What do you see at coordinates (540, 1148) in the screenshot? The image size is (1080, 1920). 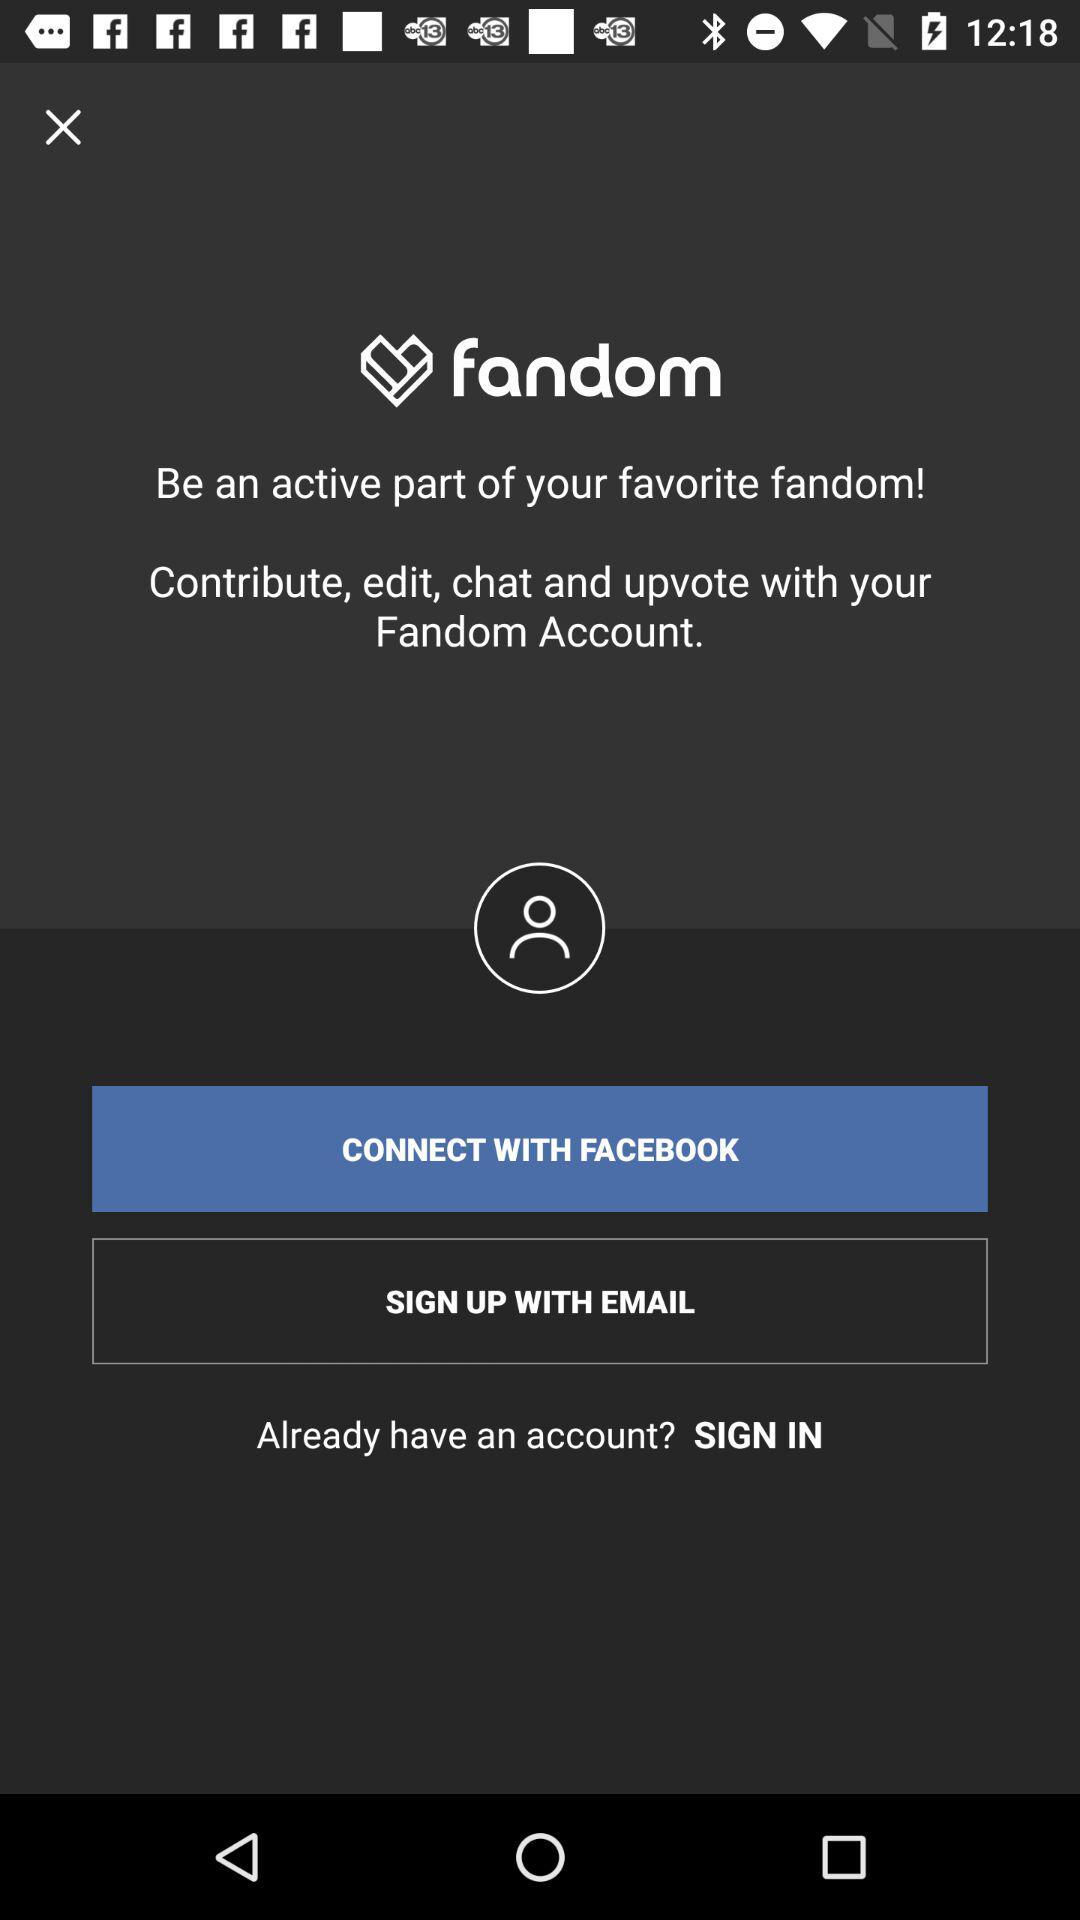 I see `the connect with facebook` at bounding box center [540, 1148].